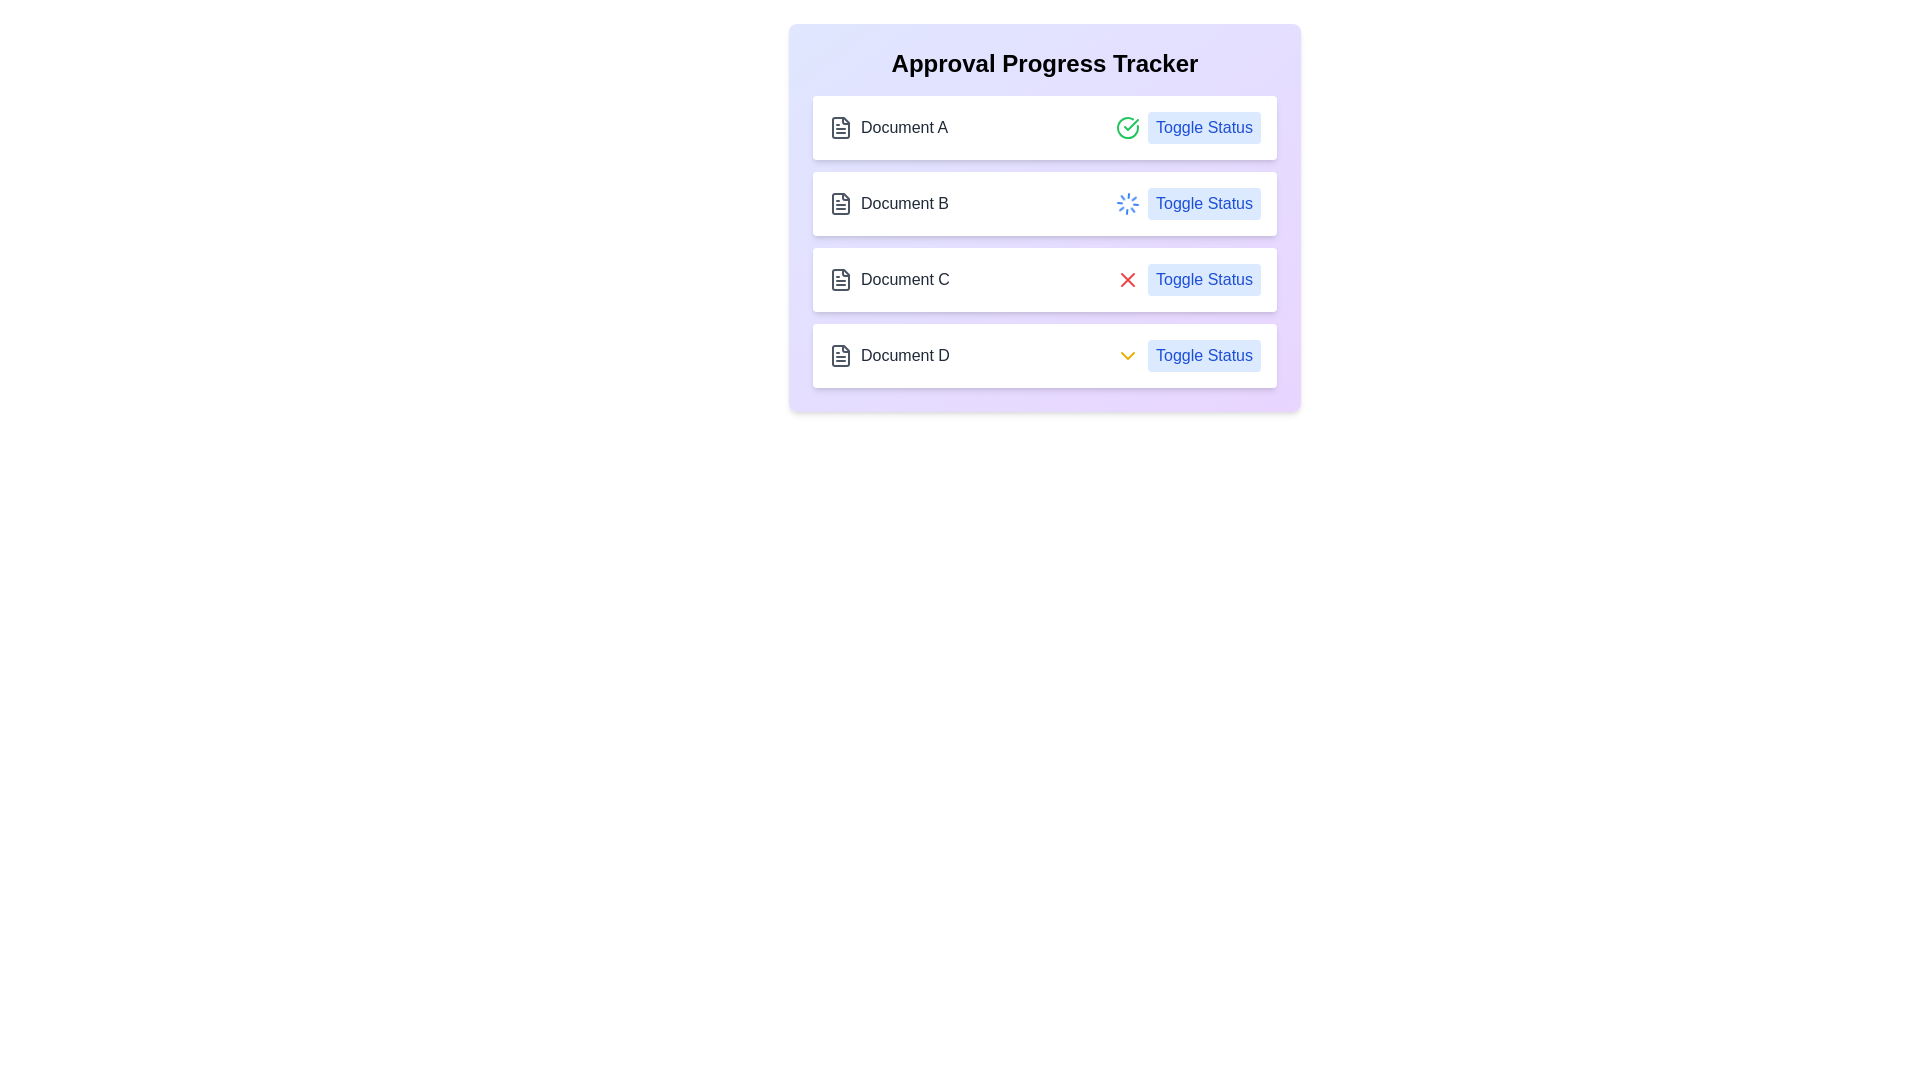 This screenshot has height=1080, width=1920. Describe the element at coordinates (840, 280) in the screenshot. I see `the document icon located in the third row of the document approval tracker, positioned to the left of the text label 'Document C'` at that location.